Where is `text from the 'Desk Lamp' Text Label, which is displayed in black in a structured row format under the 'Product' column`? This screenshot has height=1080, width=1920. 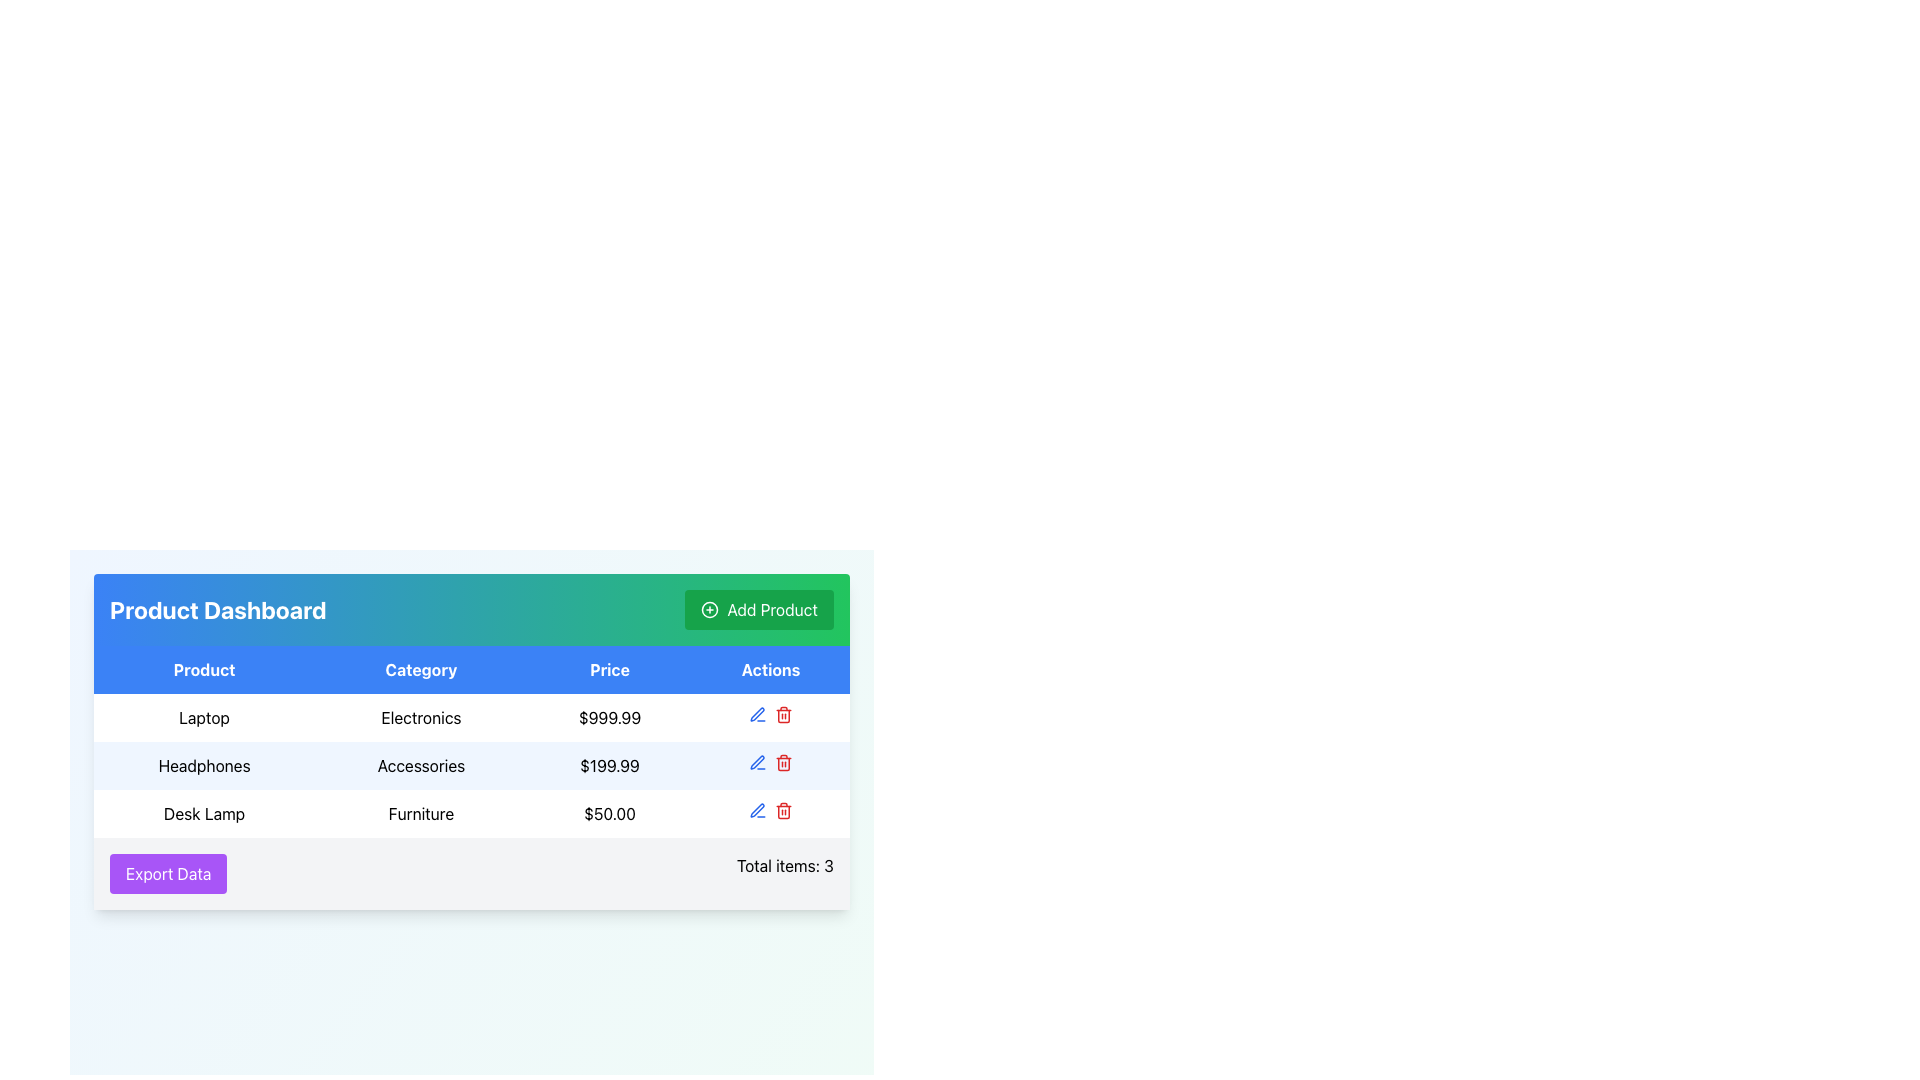
text from the 'Desk Lamp' Text Label, which is displayed in black in a structured row format under the 'Product' column is located at coordinates (204, 813).